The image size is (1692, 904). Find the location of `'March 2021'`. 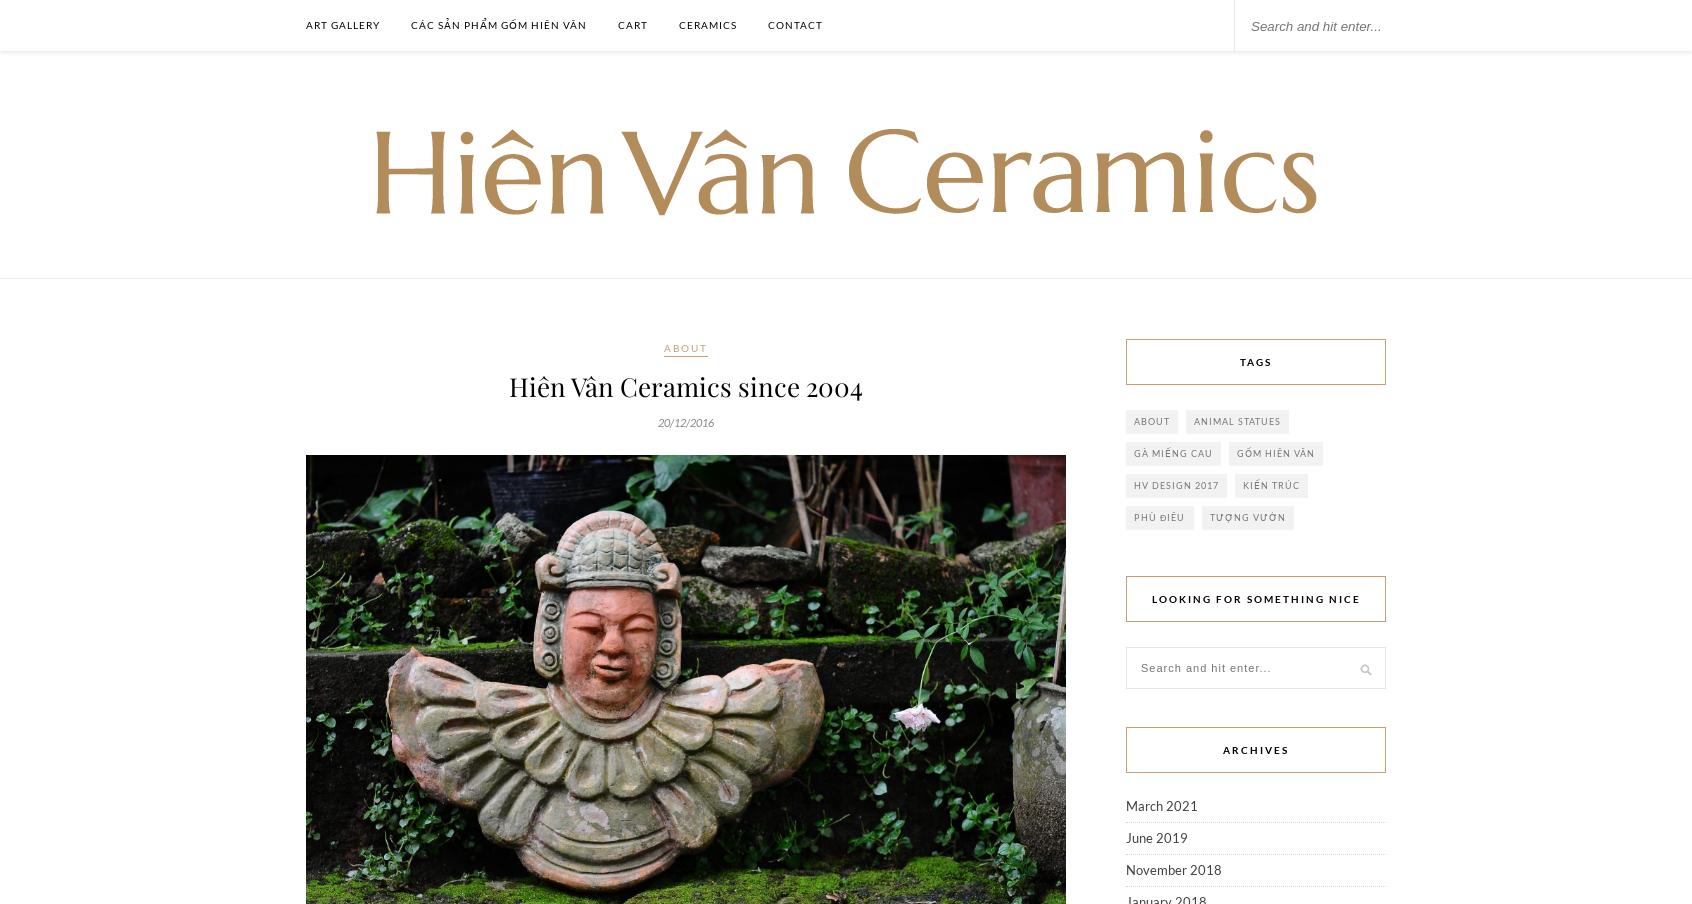

'March 2021' is located at coordinates (1161, 805).